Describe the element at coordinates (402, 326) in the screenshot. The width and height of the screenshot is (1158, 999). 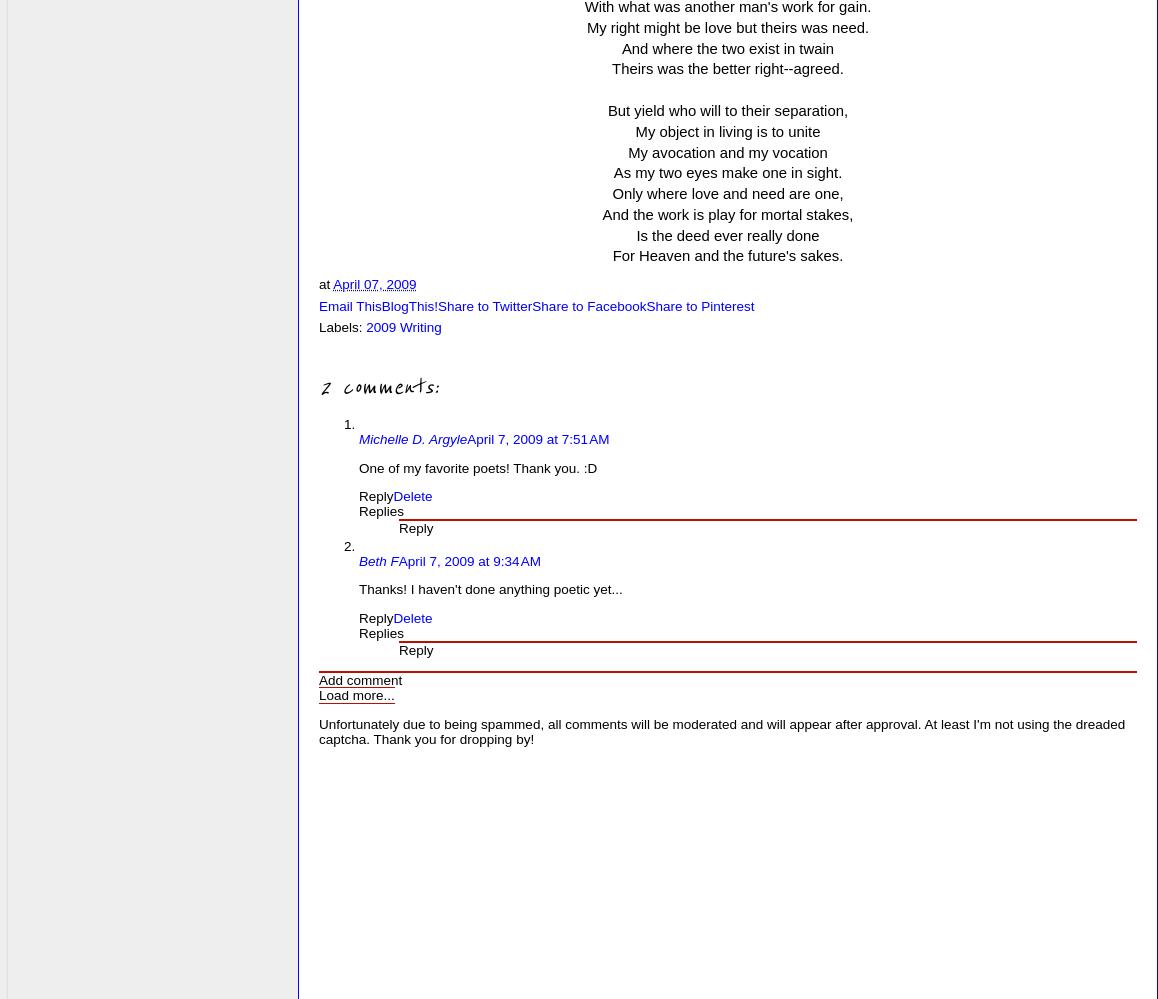
I see `'2009 Writing'` at that location.